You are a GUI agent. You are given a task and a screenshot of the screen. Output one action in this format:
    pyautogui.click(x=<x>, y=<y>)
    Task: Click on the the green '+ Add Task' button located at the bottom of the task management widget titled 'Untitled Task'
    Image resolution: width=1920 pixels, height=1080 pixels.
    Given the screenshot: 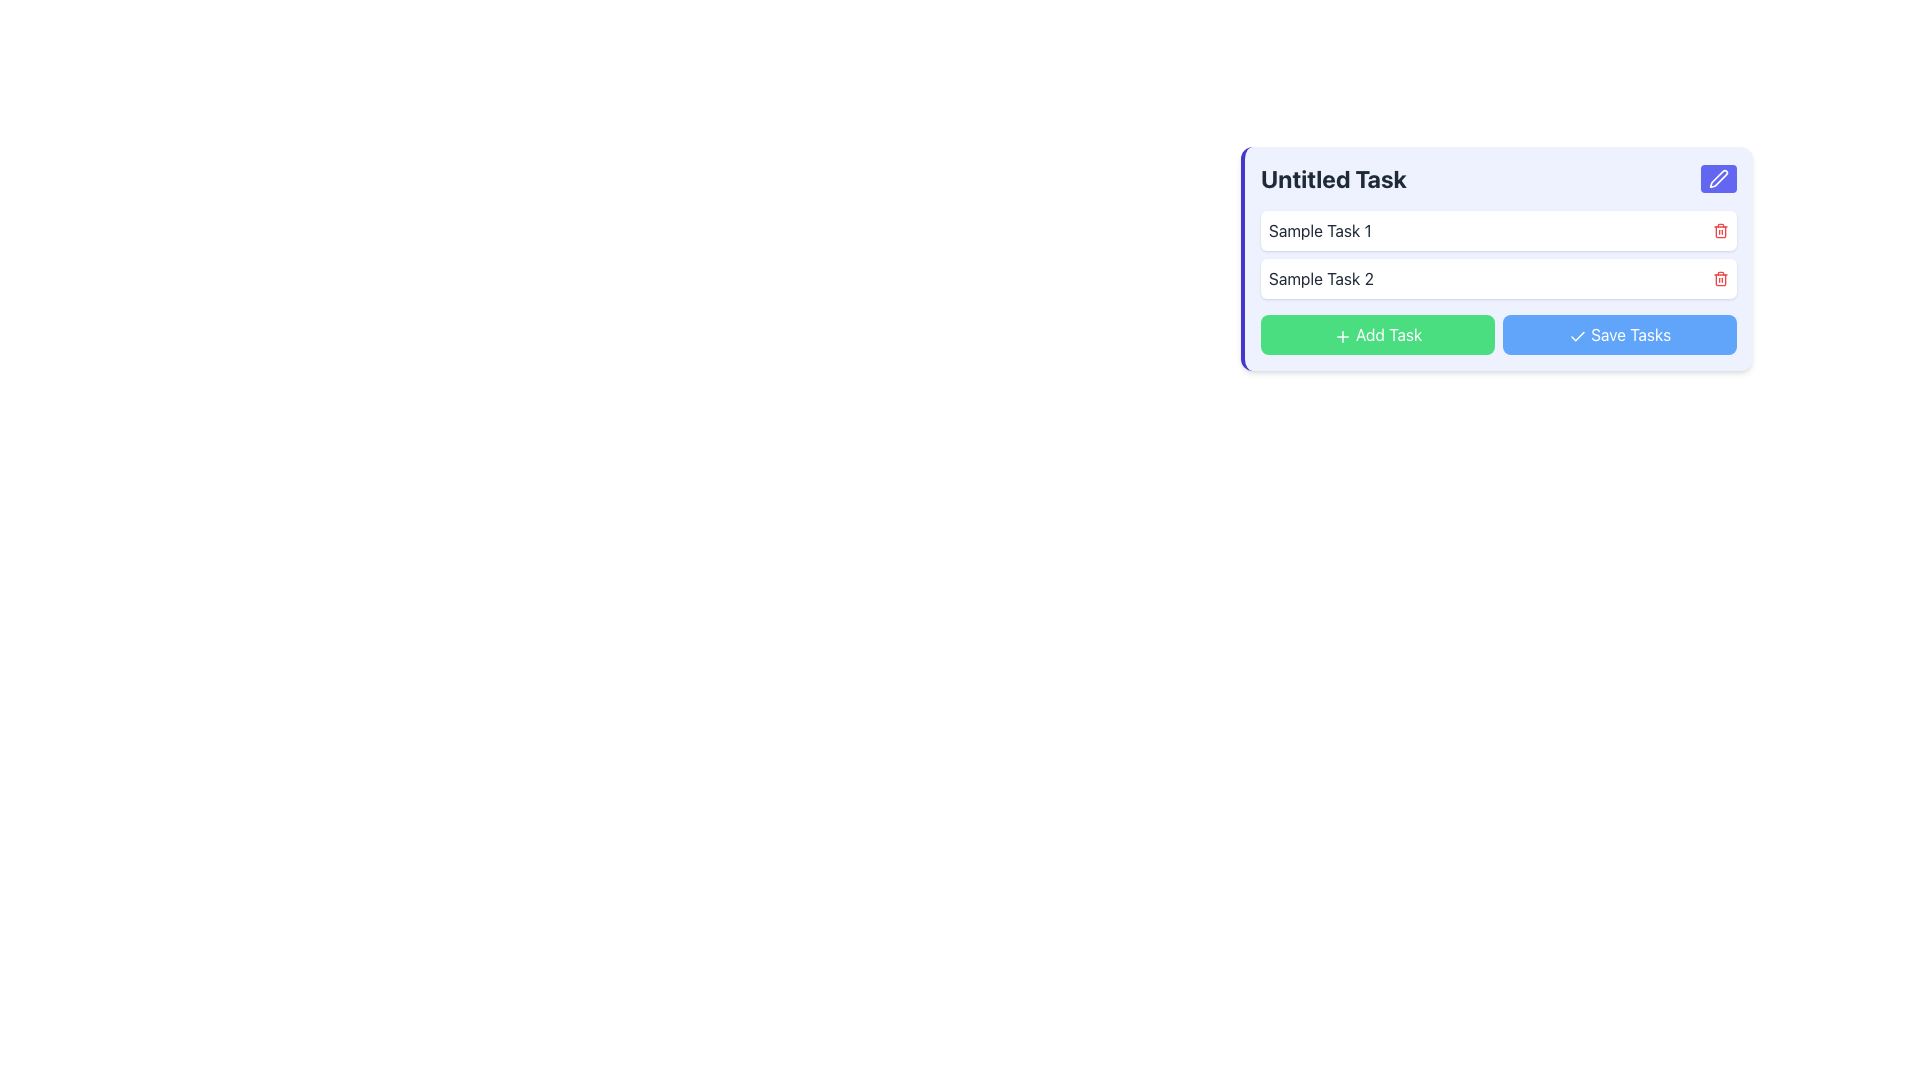 What is the action you would take?
    pyautogui.click(x=1497, y=377)
    